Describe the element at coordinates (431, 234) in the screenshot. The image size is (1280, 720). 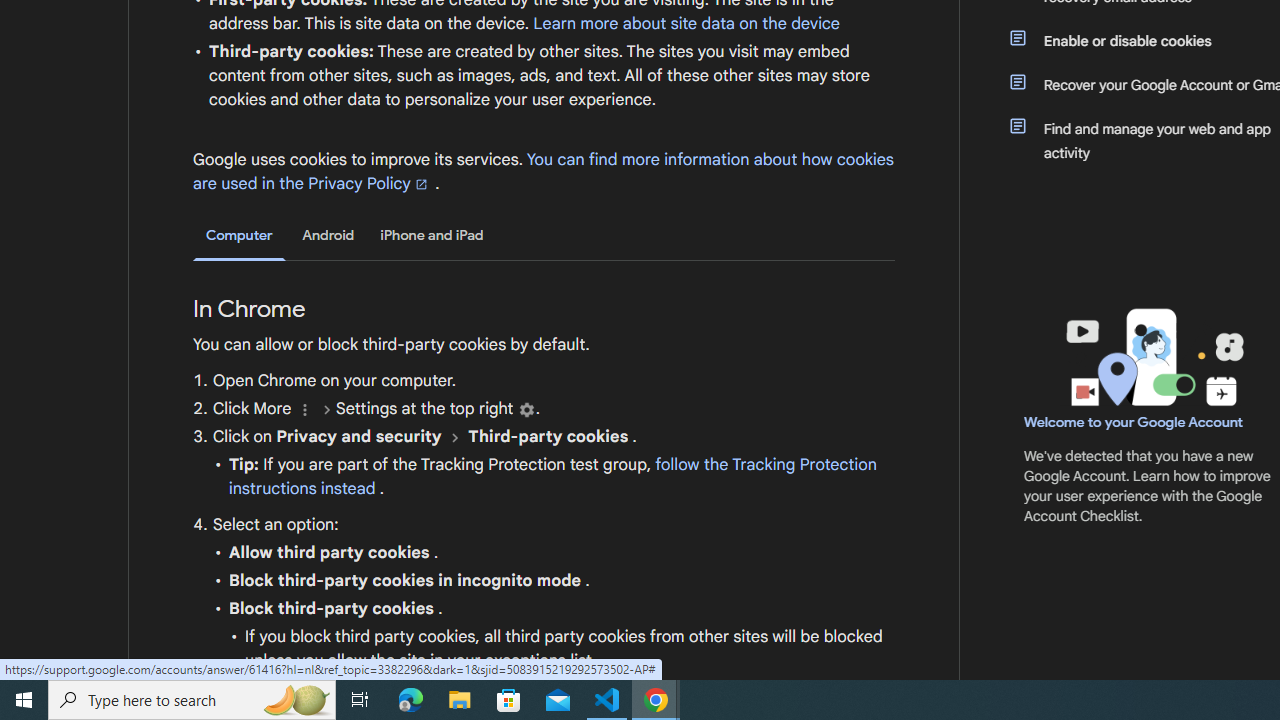
I see `'iPhone and iPad'` at that location.